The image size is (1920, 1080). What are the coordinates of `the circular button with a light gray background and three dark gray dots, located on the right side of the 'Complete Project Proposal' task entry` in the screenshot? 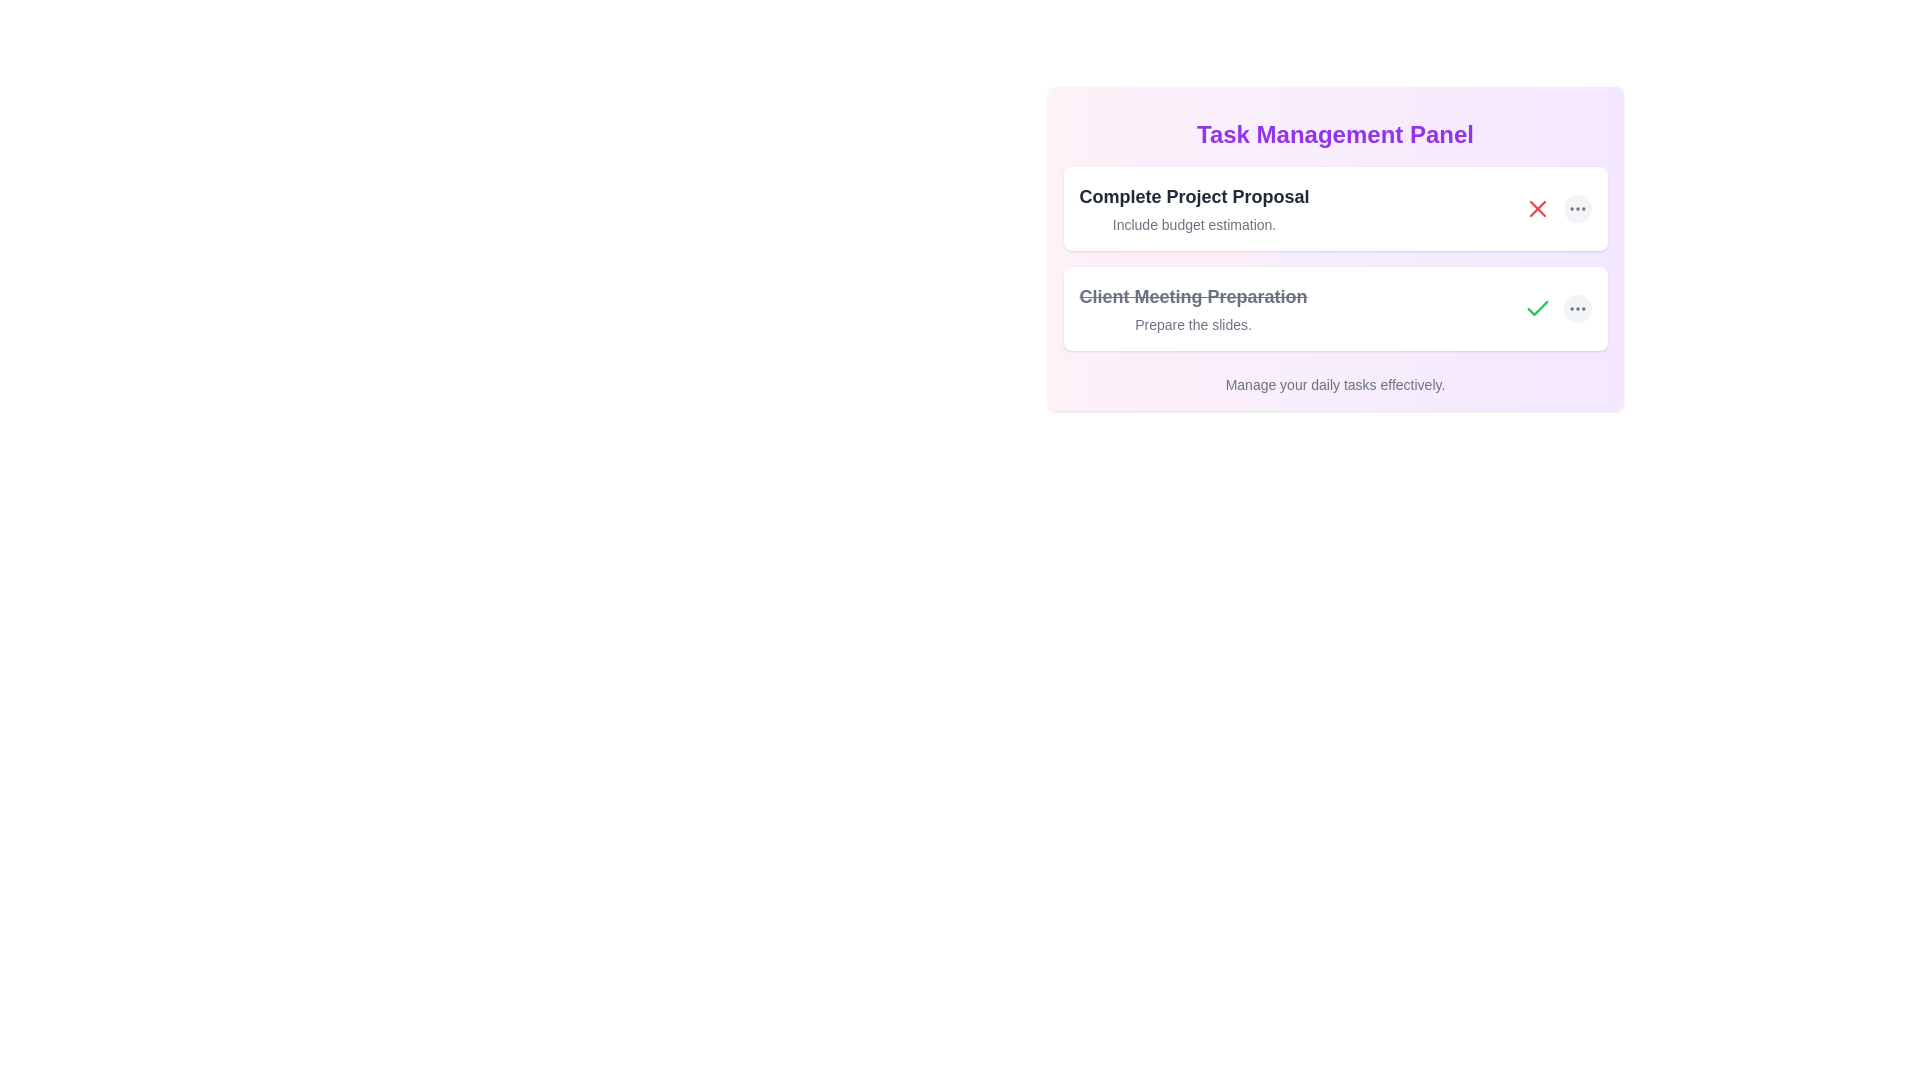 It's located at (1576, 208).